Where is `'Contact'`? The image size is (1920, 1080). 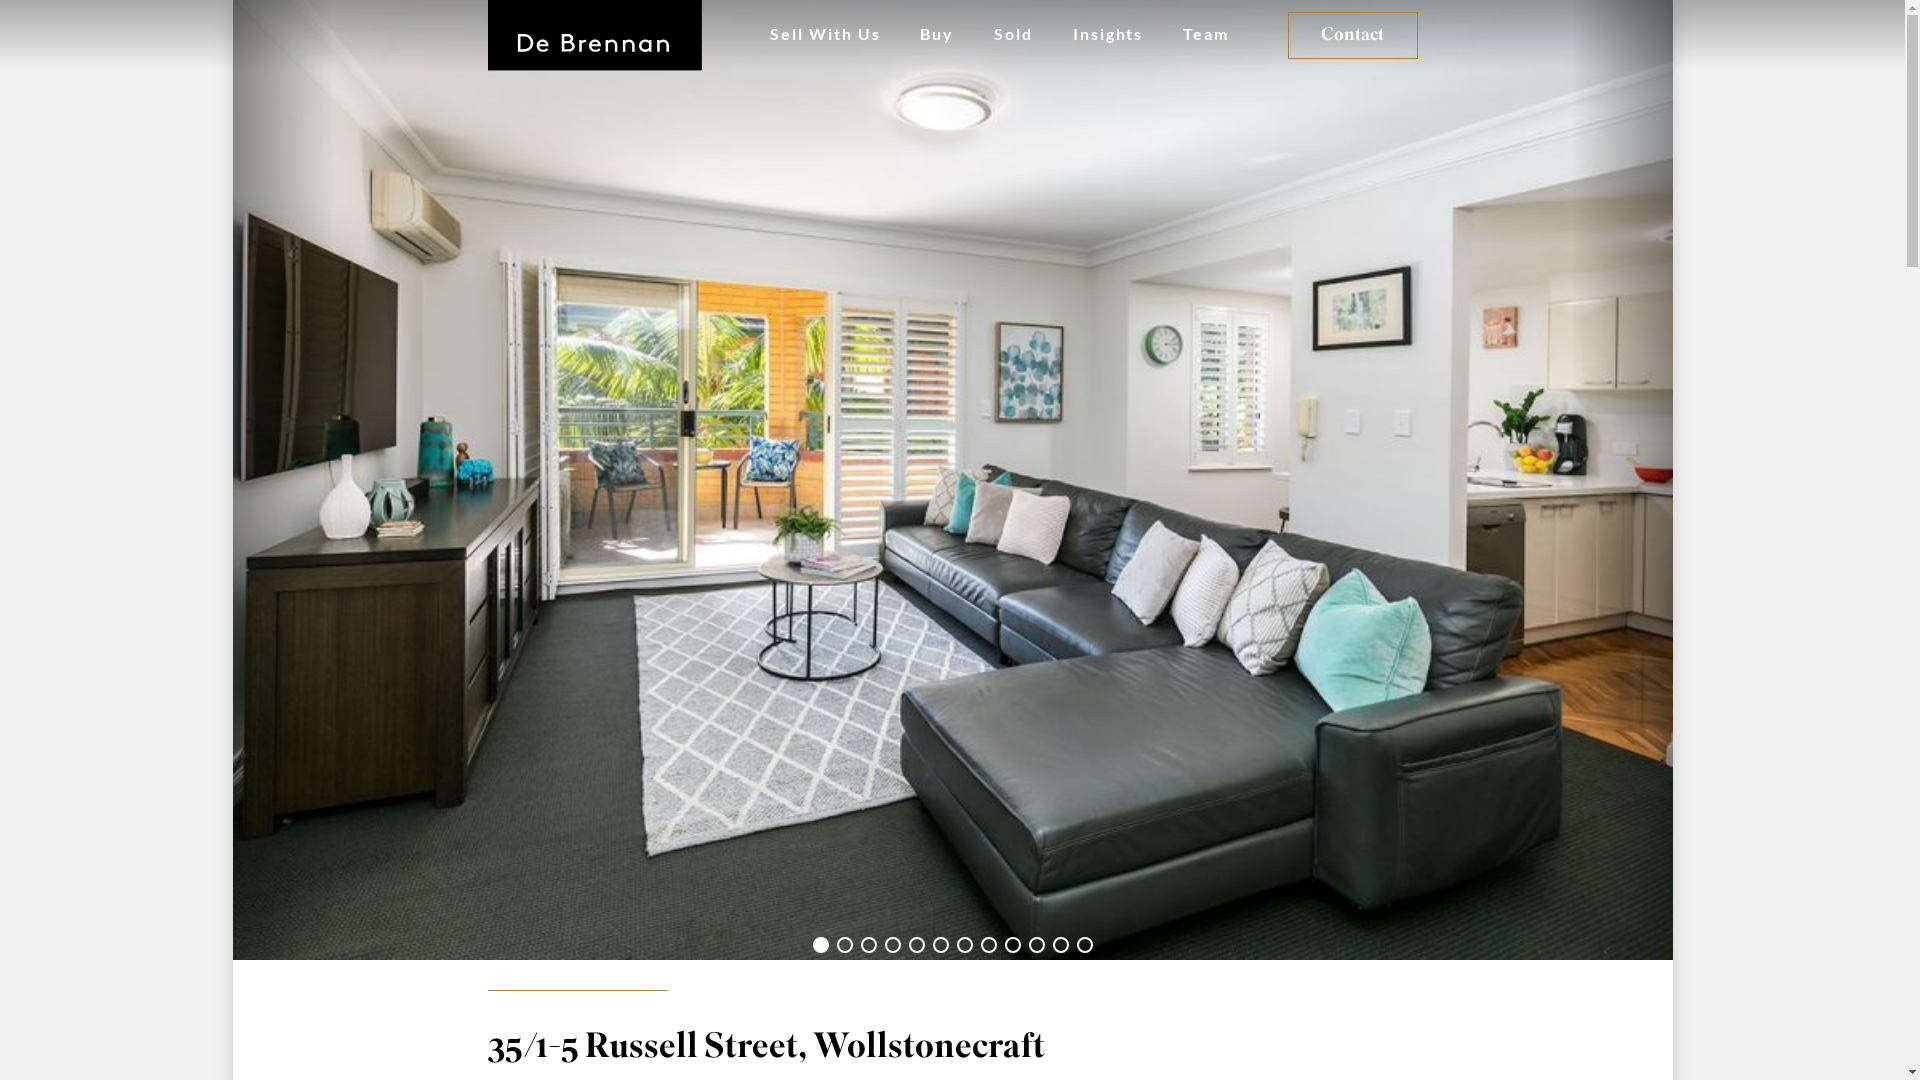
'Contact' is located at coordinates (1353, 35).